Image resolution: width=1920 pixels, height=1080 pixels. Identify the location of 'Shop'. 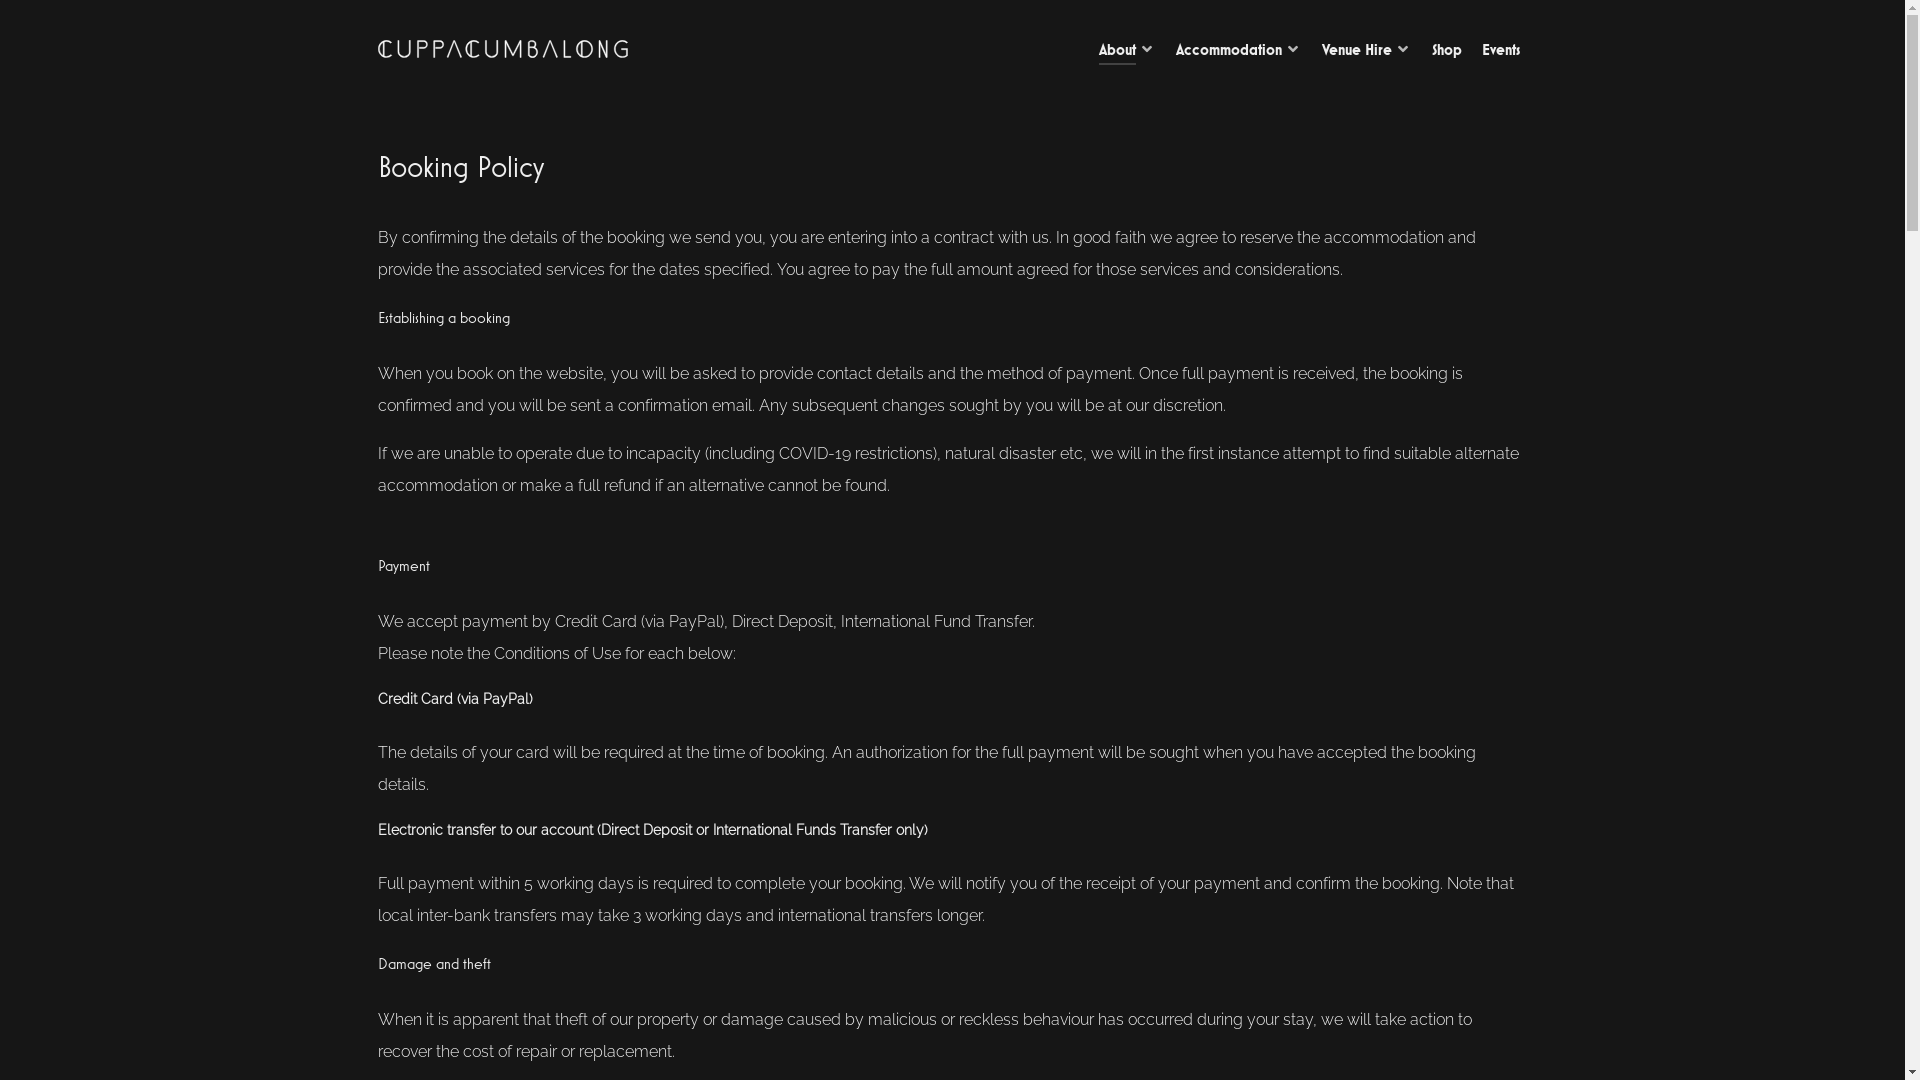
(1446, 49).